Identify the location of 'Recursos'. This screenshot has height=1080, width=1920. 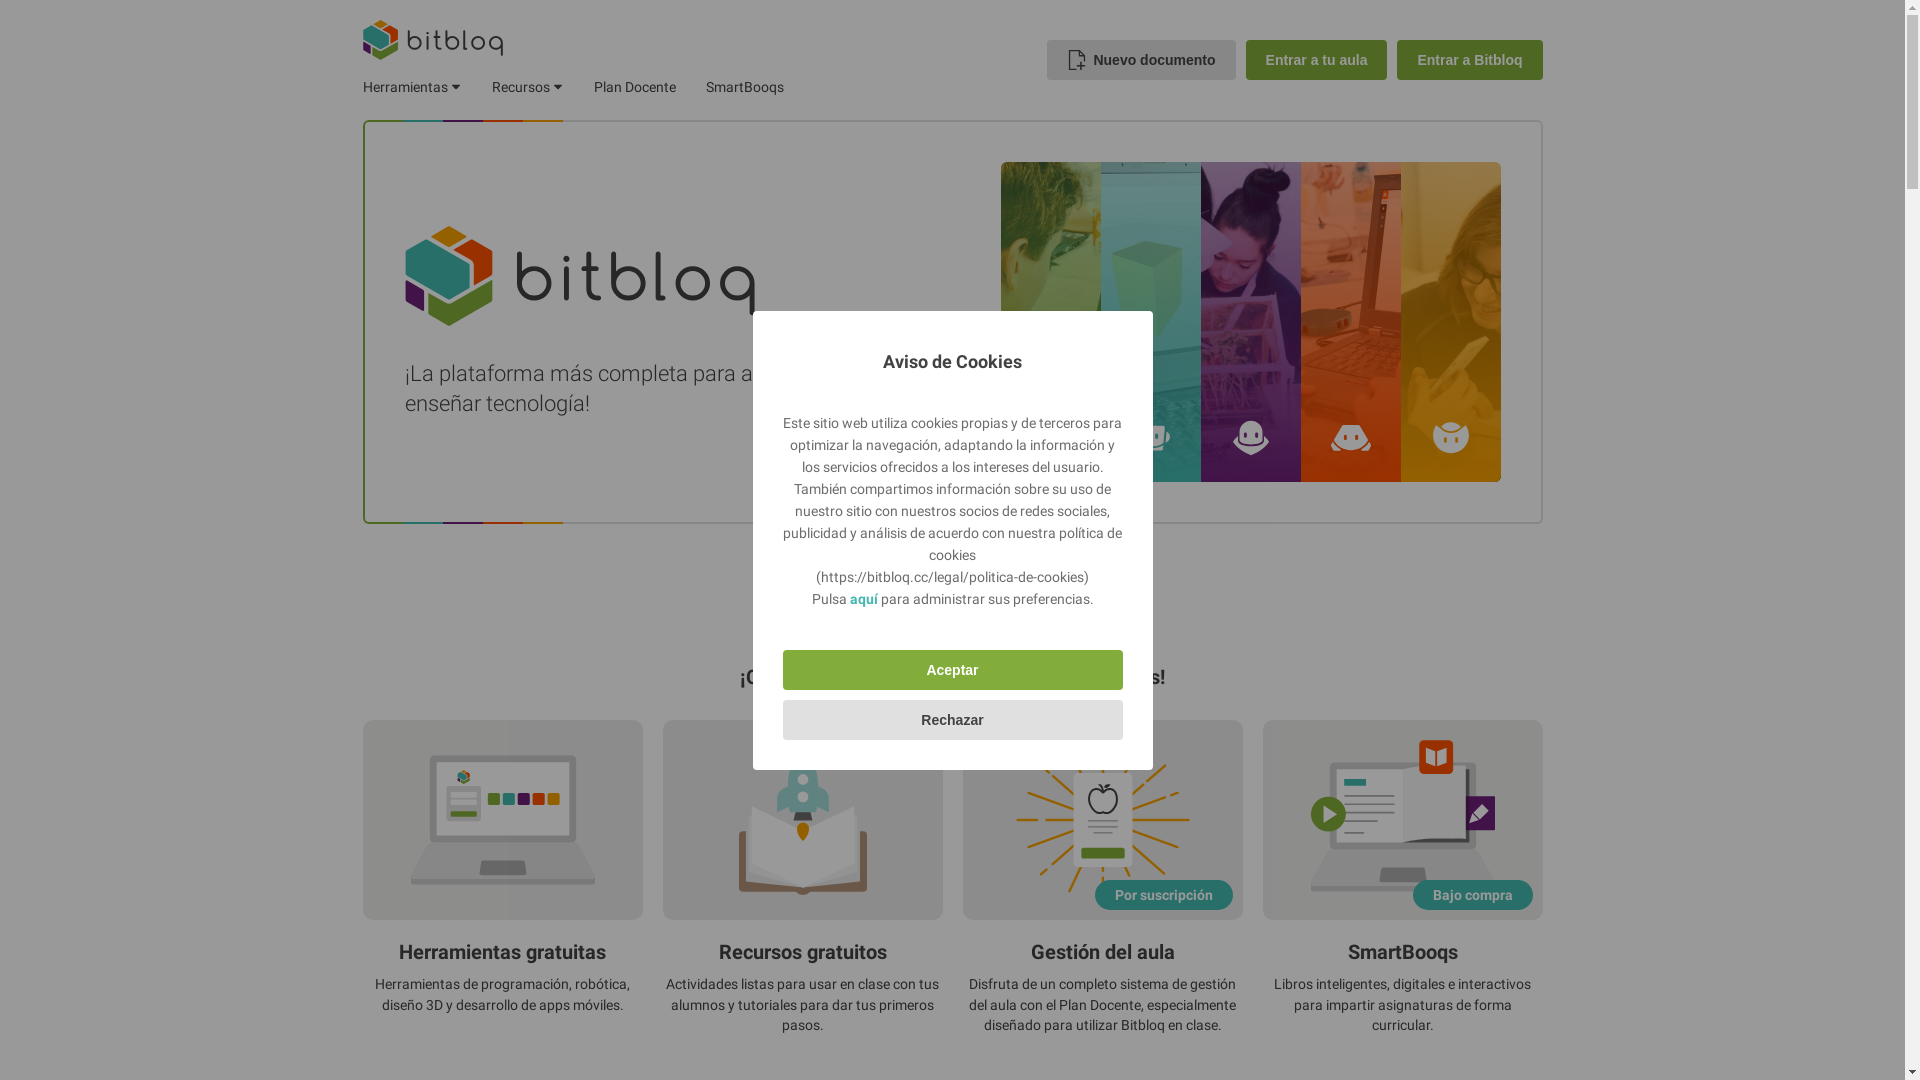
(528, 86).